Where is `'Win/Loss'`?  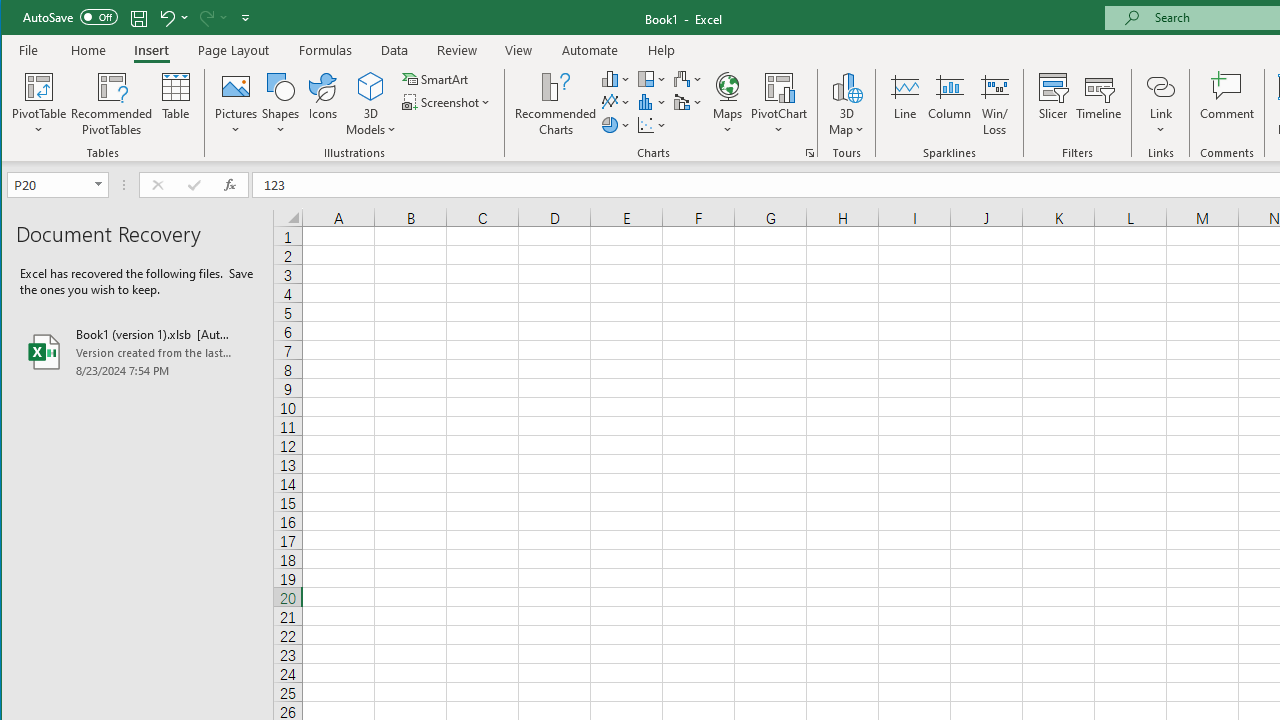 'Win/Loss' is located at coordinates (995, 104).